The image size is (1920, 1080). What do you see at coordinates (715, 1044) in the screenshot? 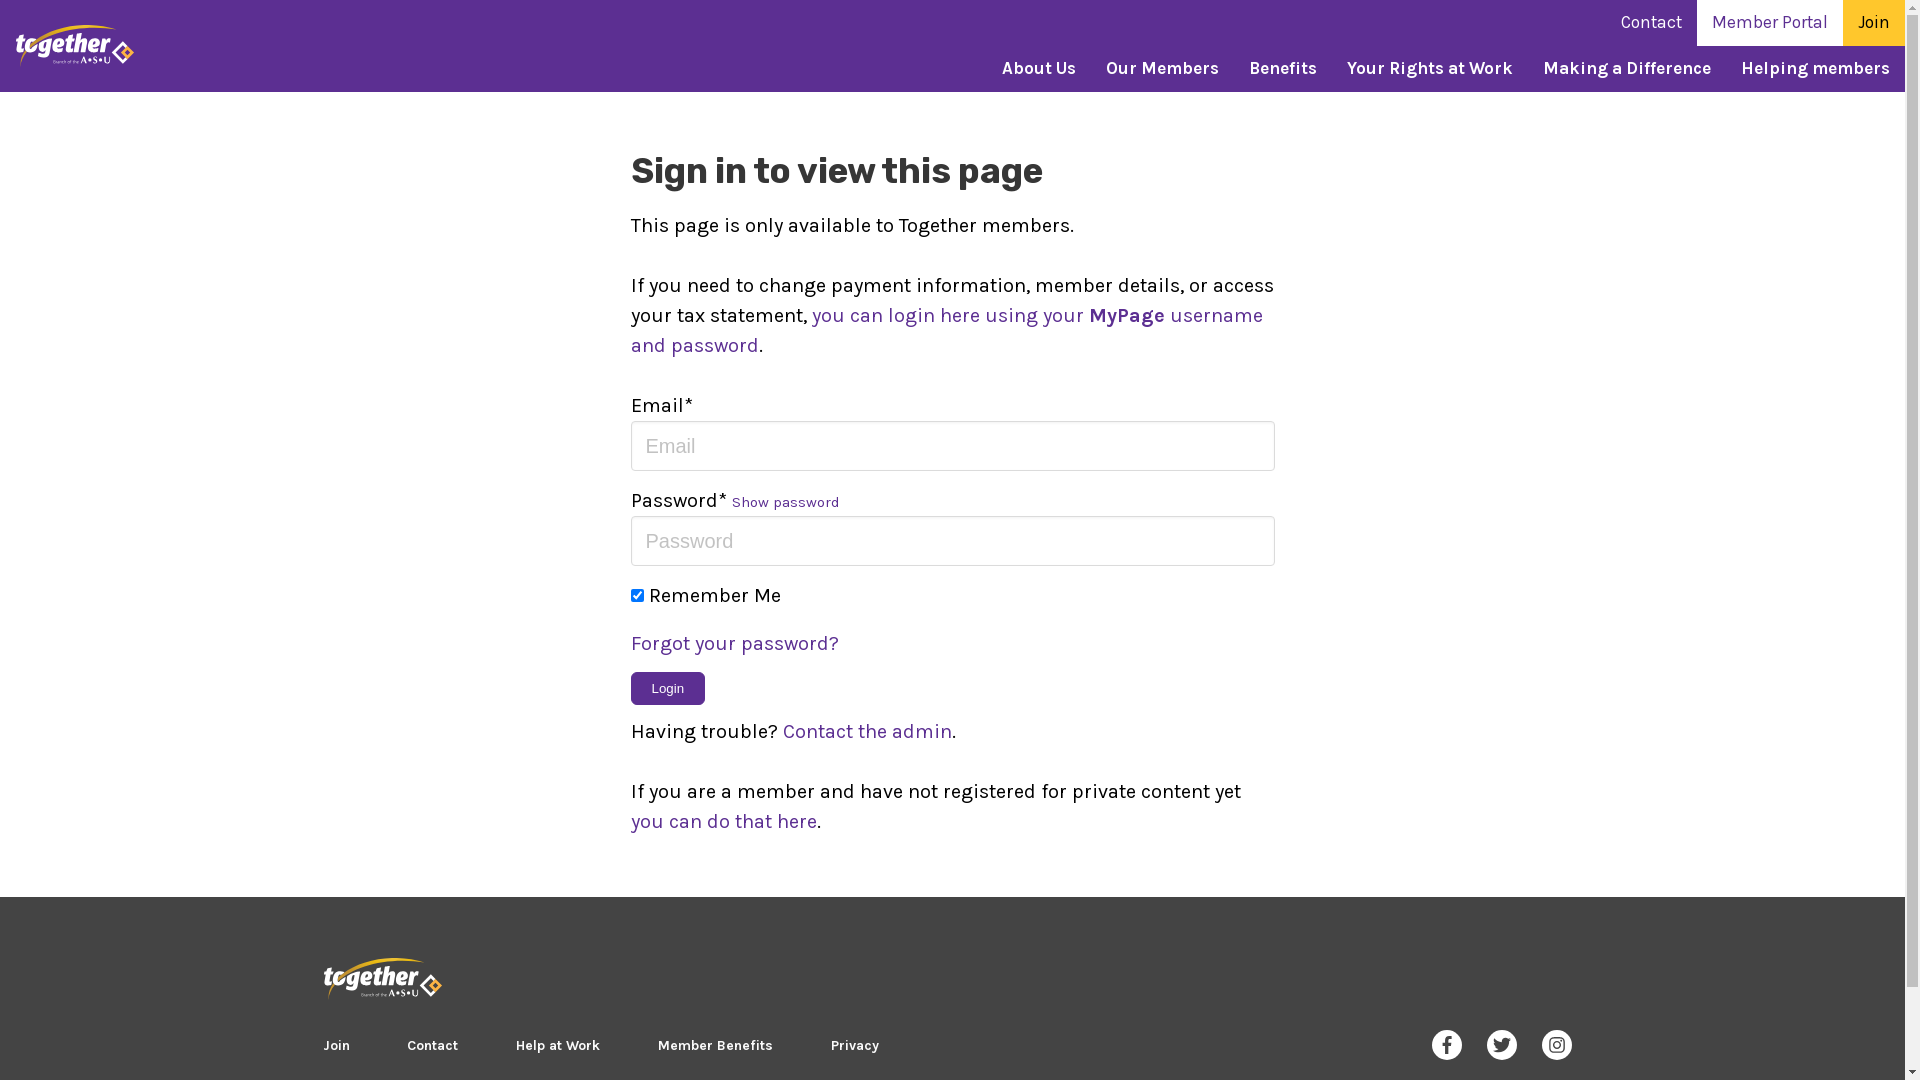
I see `'Member Benefits'` at bounding box center [715, 1044].